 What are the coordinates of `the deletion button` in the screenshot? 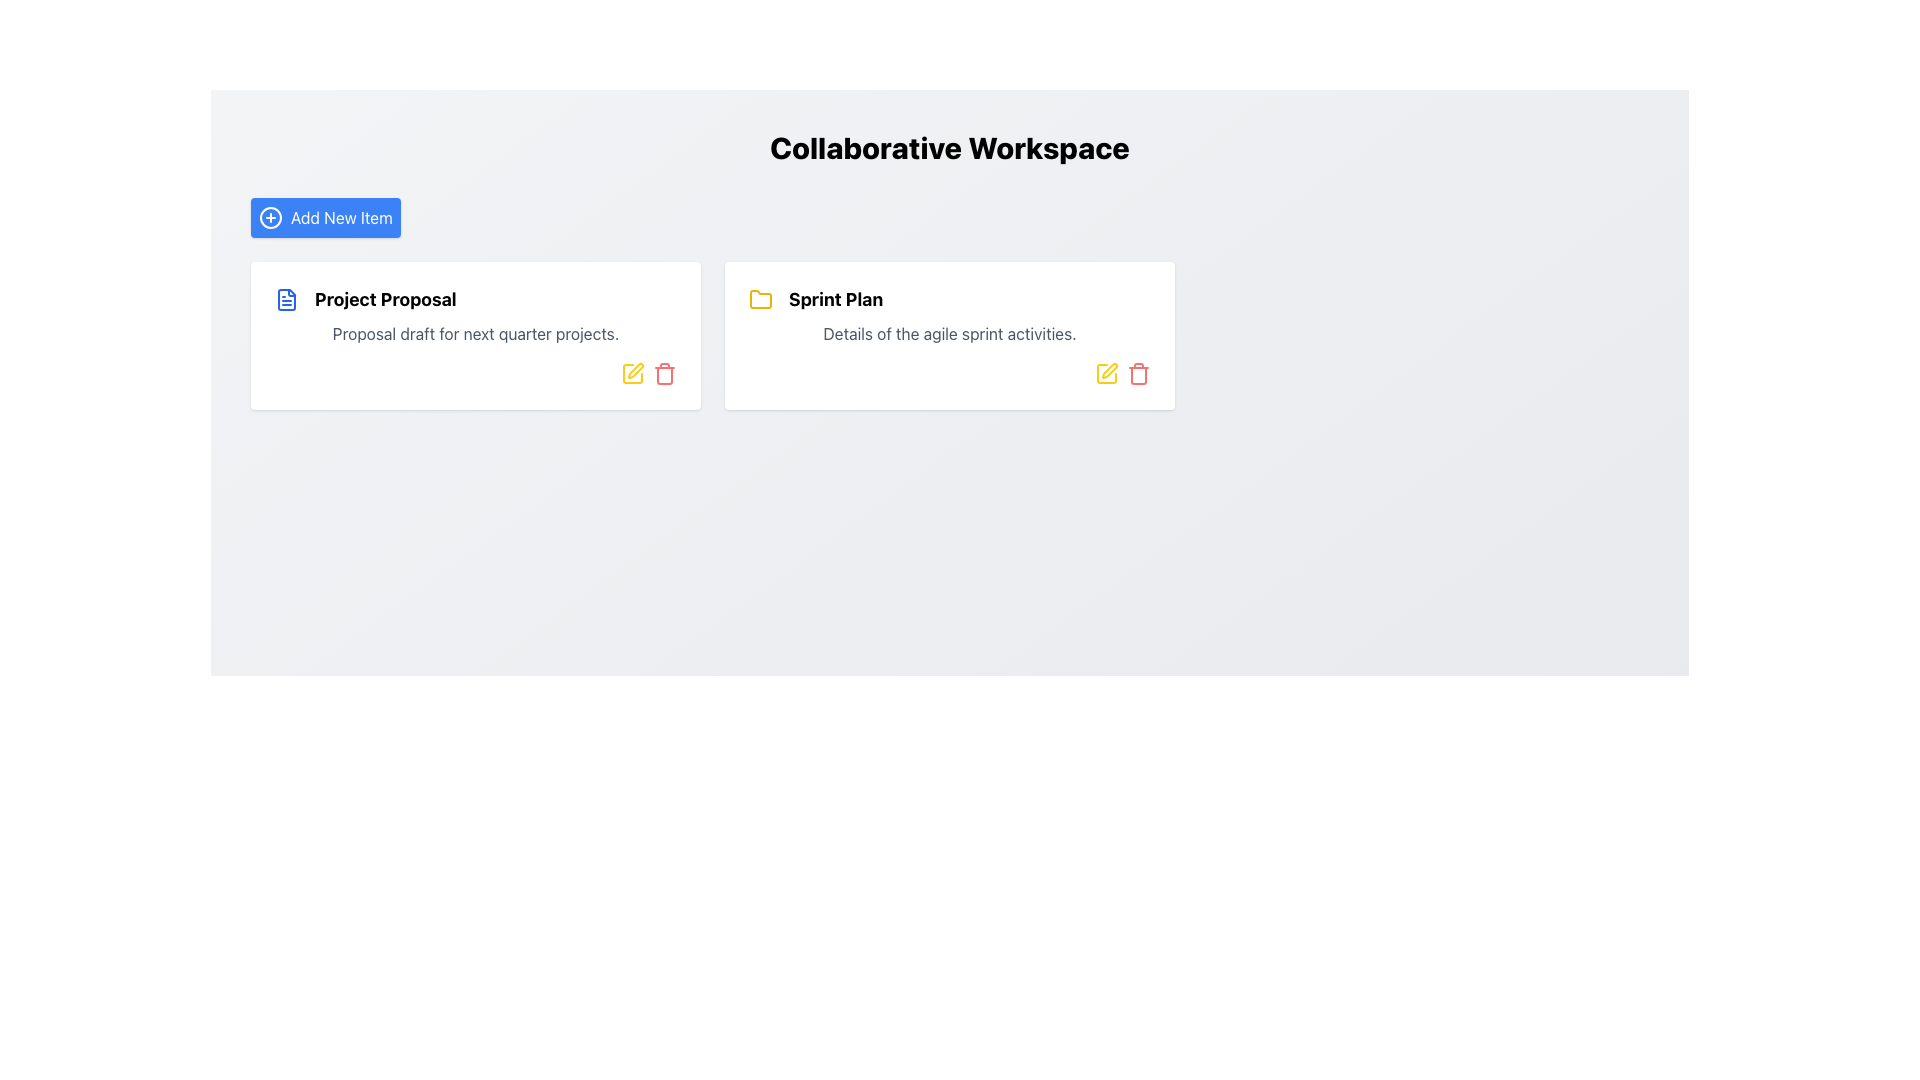 It's located at (1138, 374).